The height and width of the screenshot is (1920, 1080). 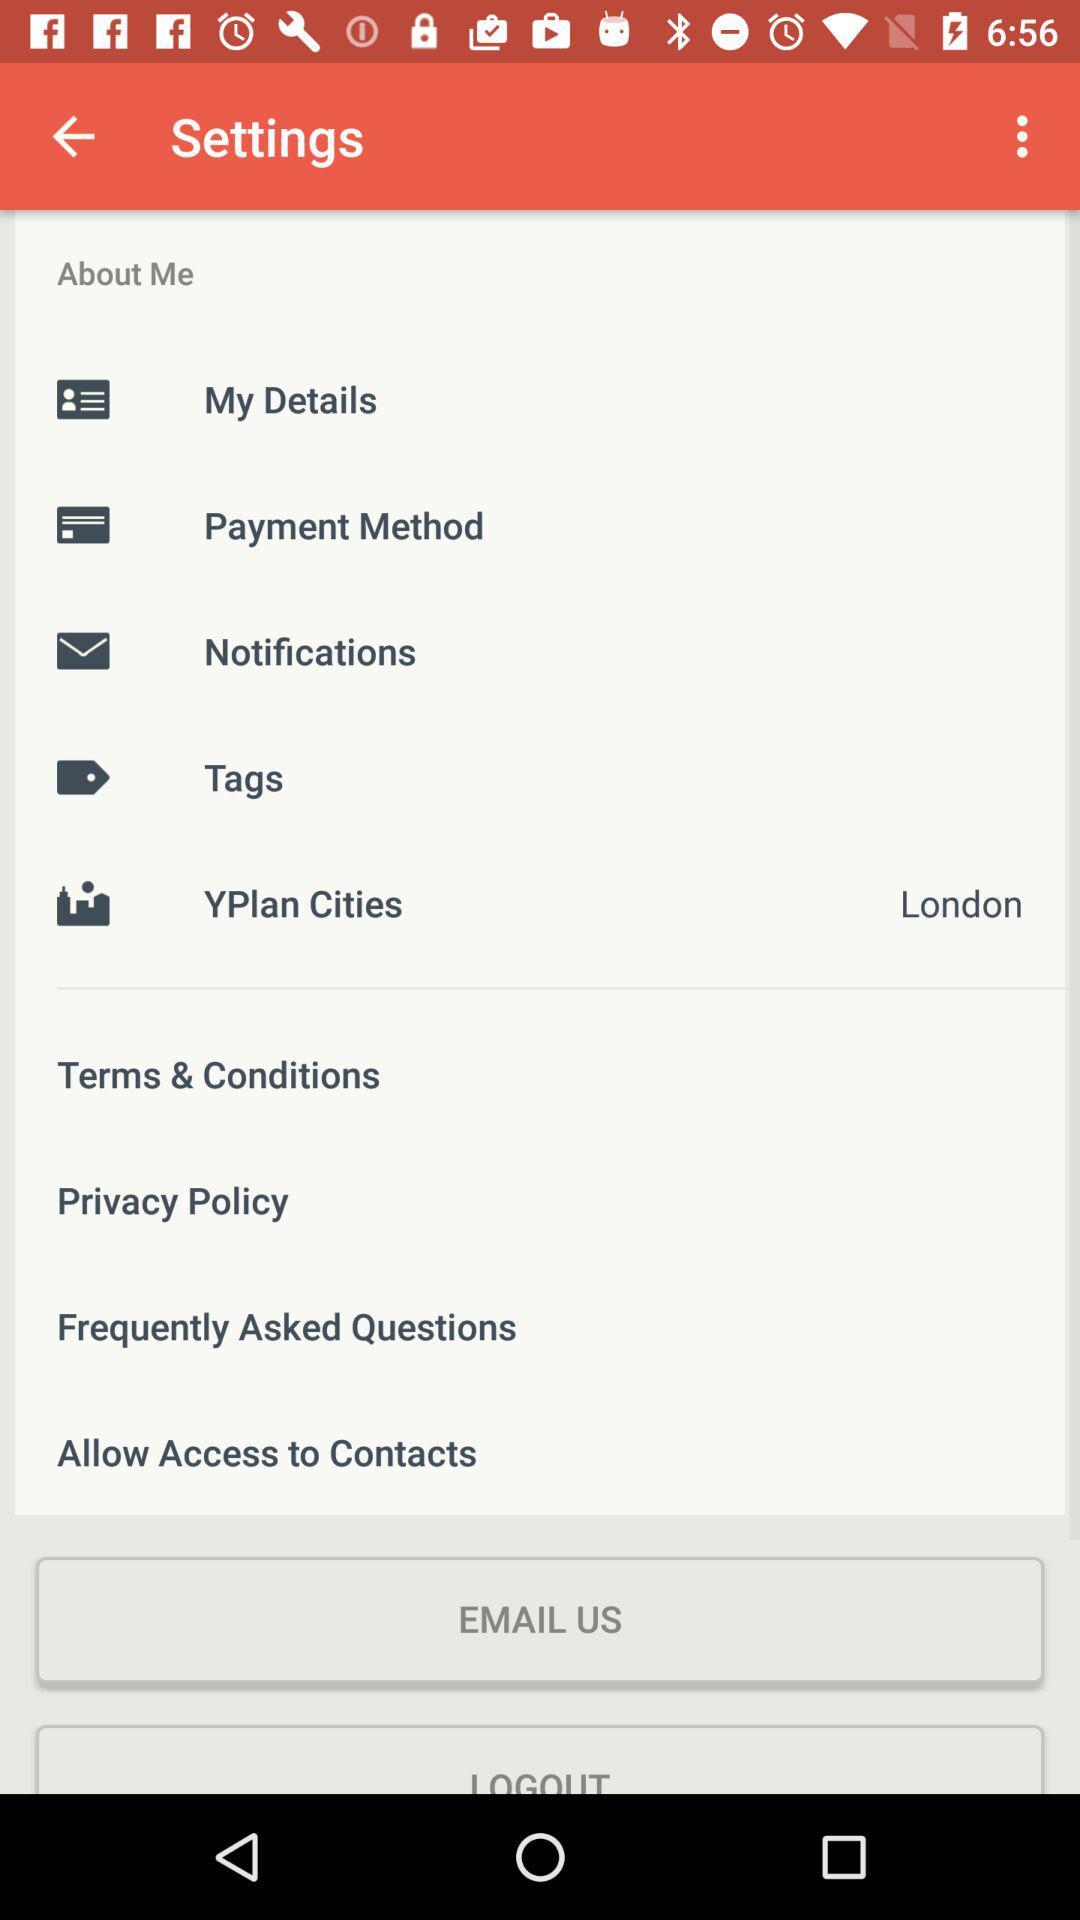 I want to click on the logout, so click(x=540, y=1758).